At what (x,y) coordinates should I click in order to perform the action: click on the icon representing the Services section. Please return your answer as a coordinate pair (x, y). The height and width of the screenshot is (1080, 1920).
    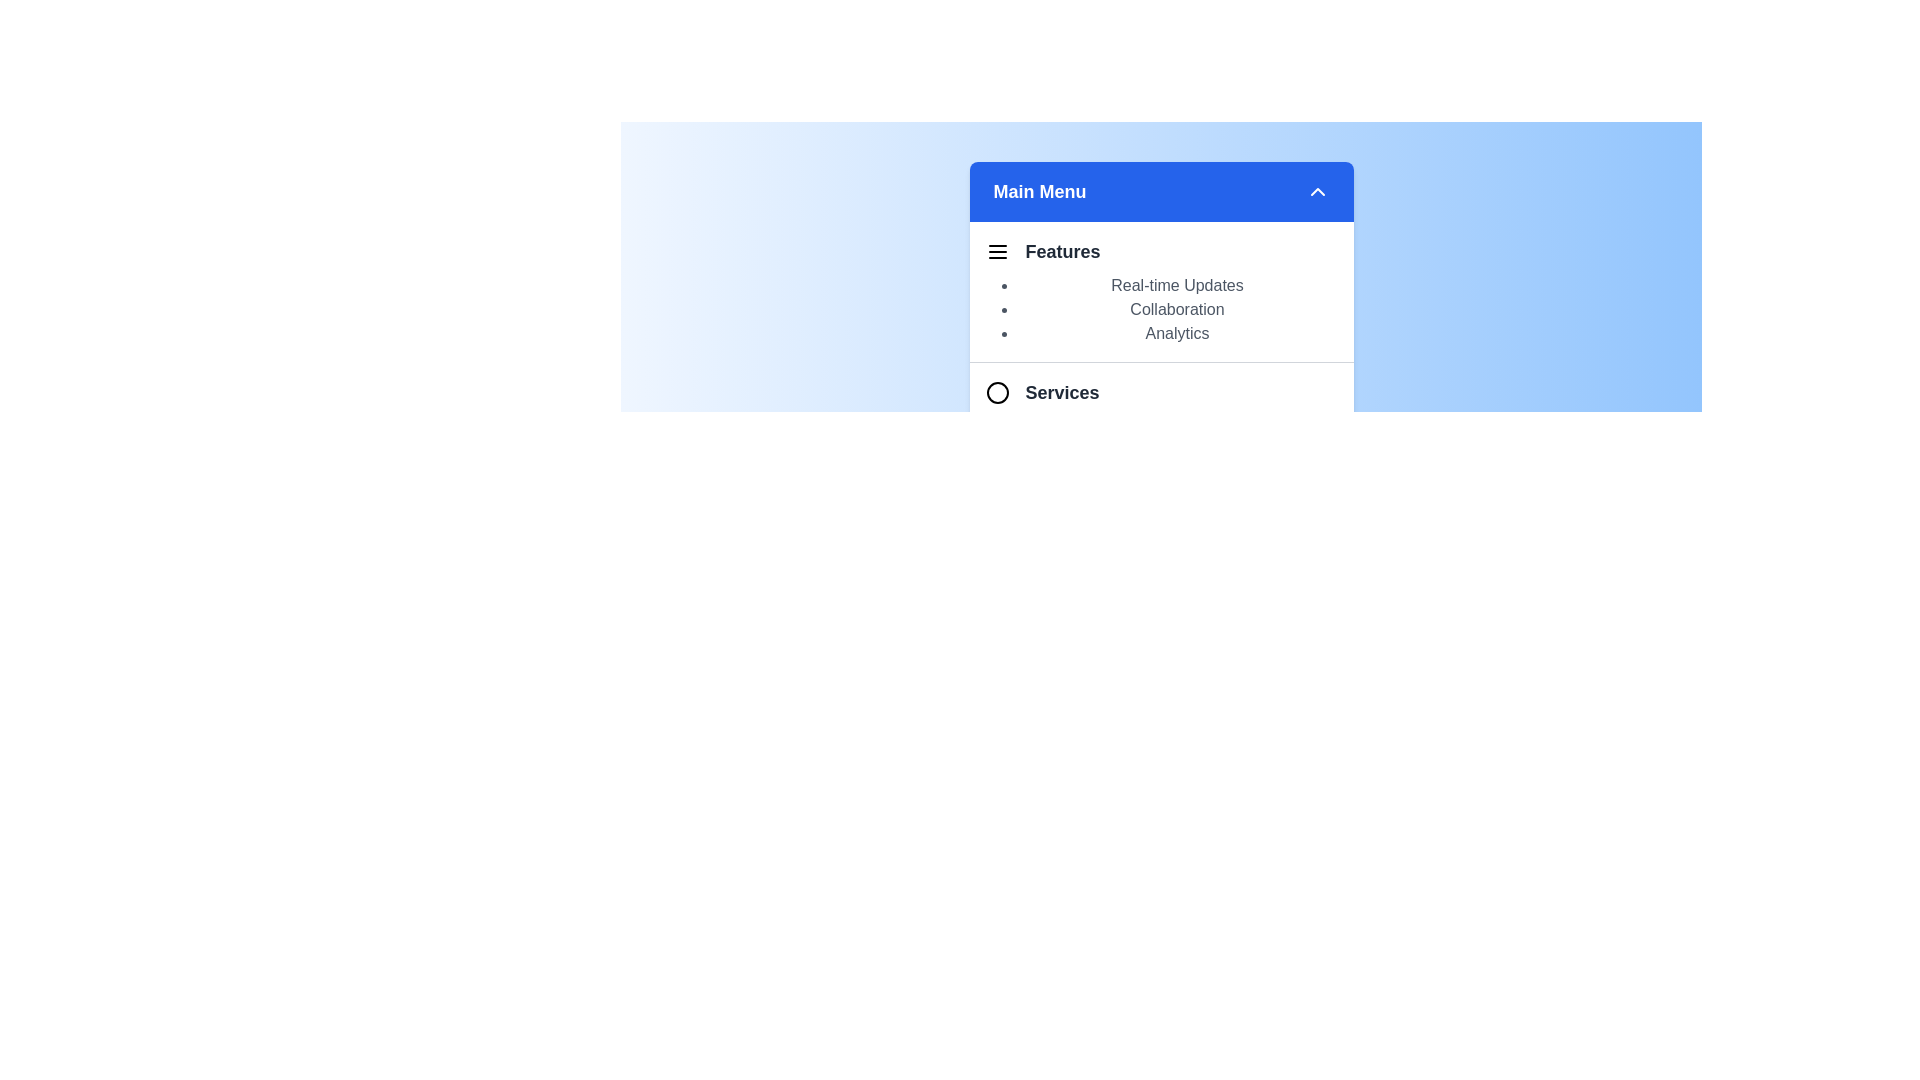
    Looking at the image, I should click on (997, 393).